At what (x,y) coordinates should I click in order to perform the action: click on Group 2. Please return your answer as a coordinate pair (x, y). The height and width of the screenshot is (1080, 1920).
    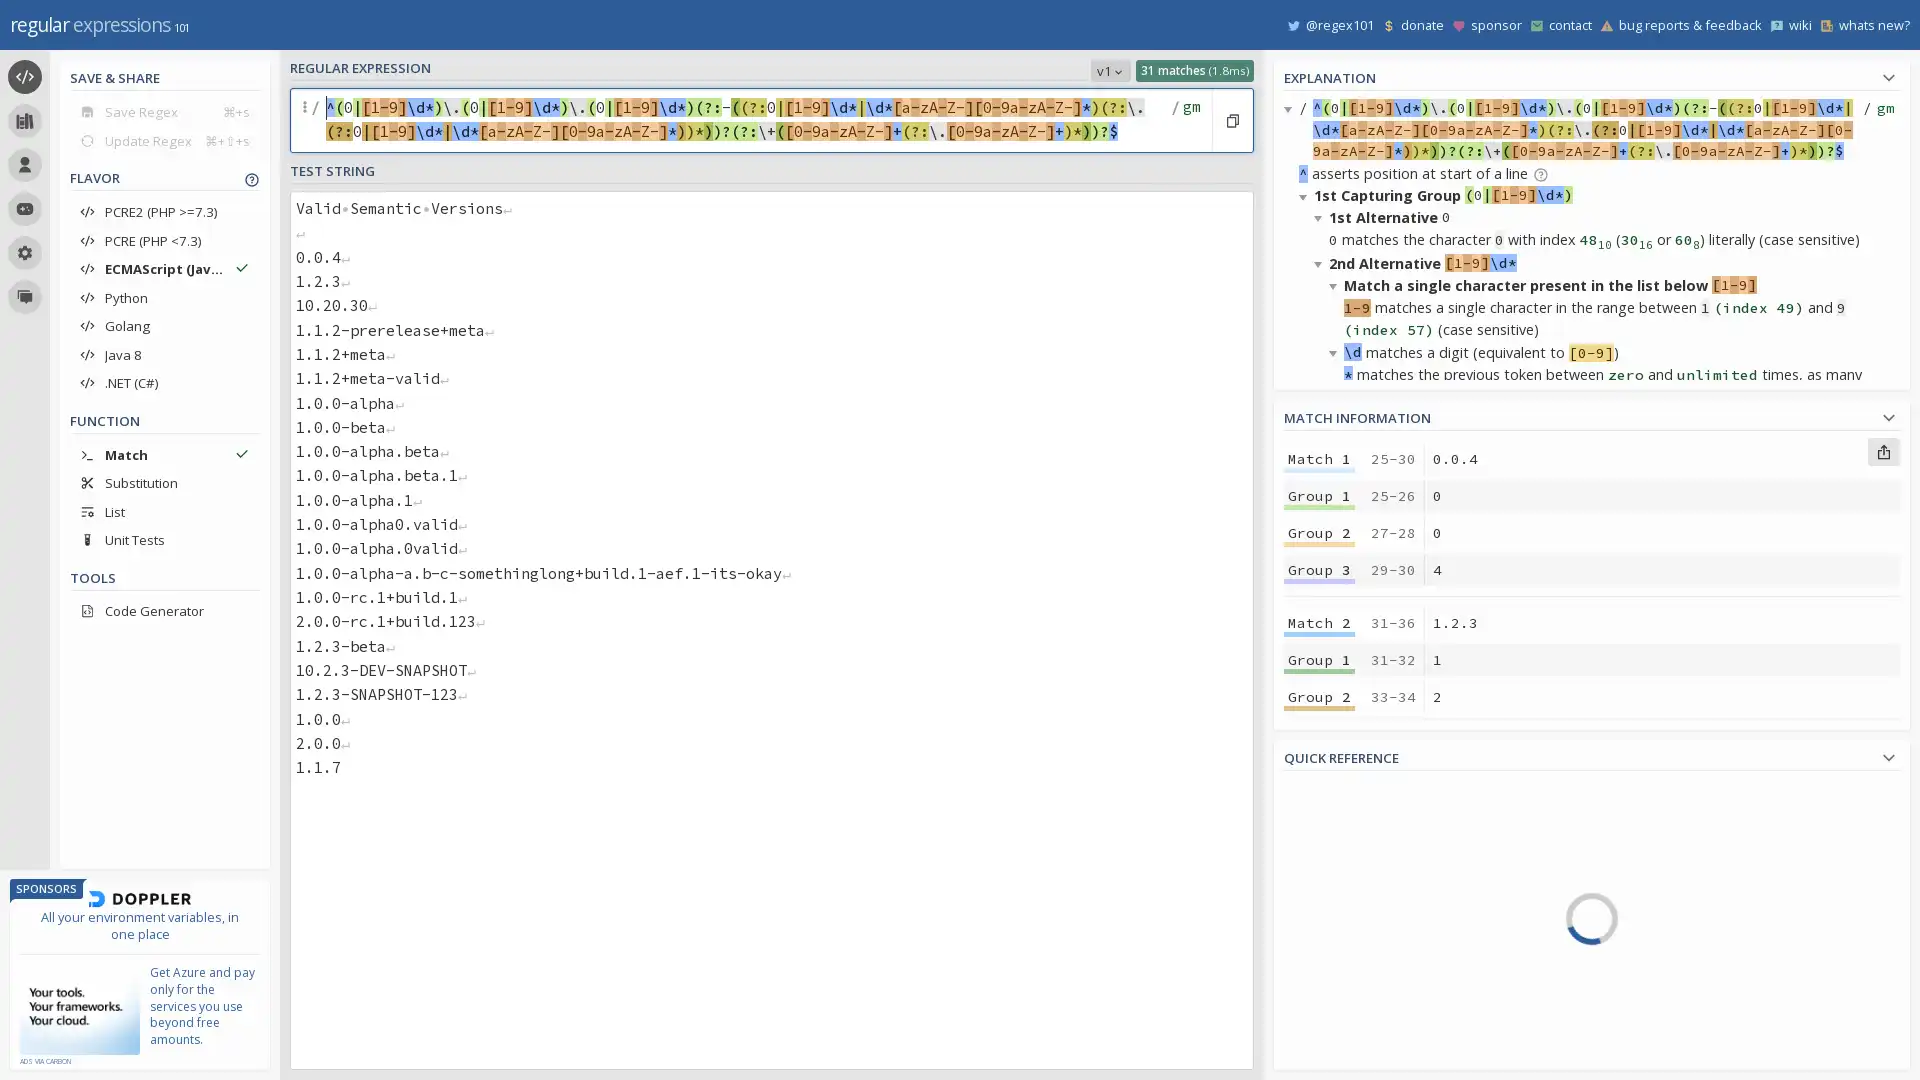
    Looking at the image, I should click on (1319, 1025).